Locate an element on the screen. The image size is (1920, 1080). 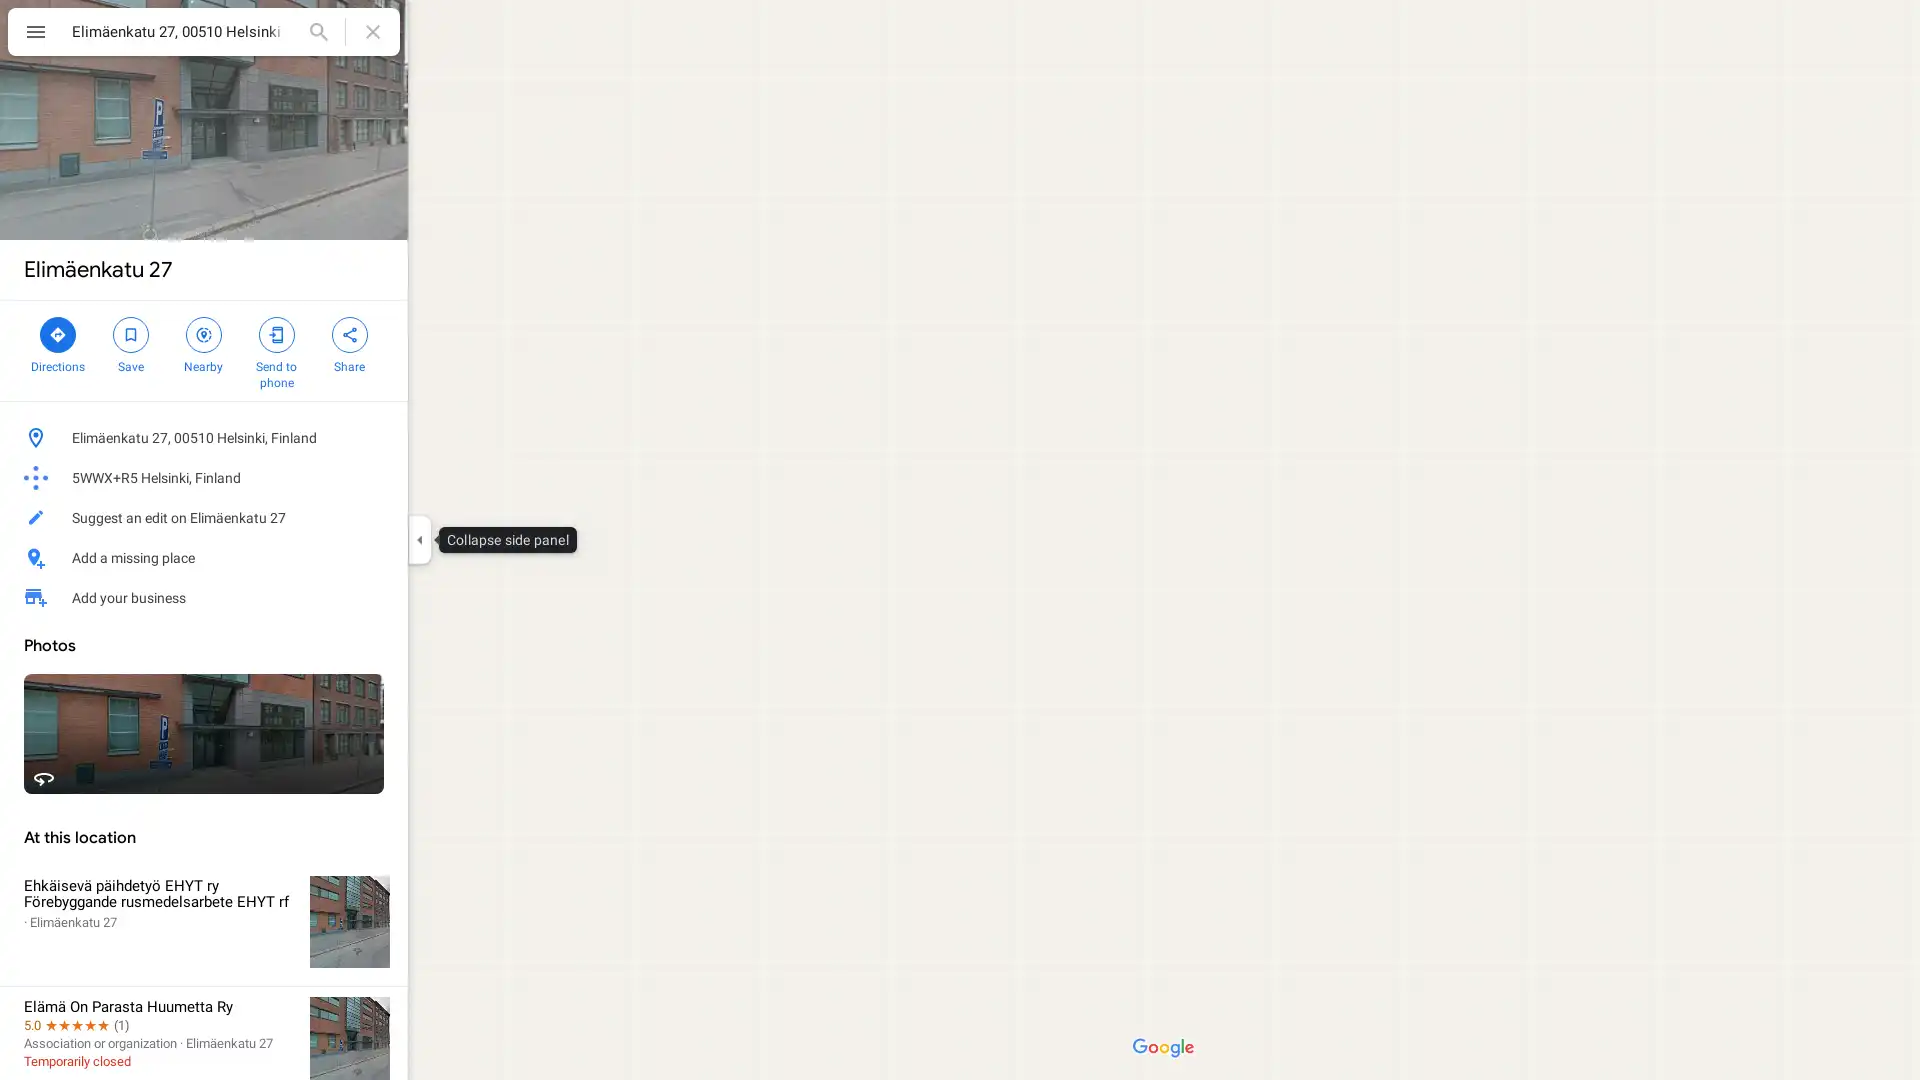
Clear search is located at coordinates (373, 31).